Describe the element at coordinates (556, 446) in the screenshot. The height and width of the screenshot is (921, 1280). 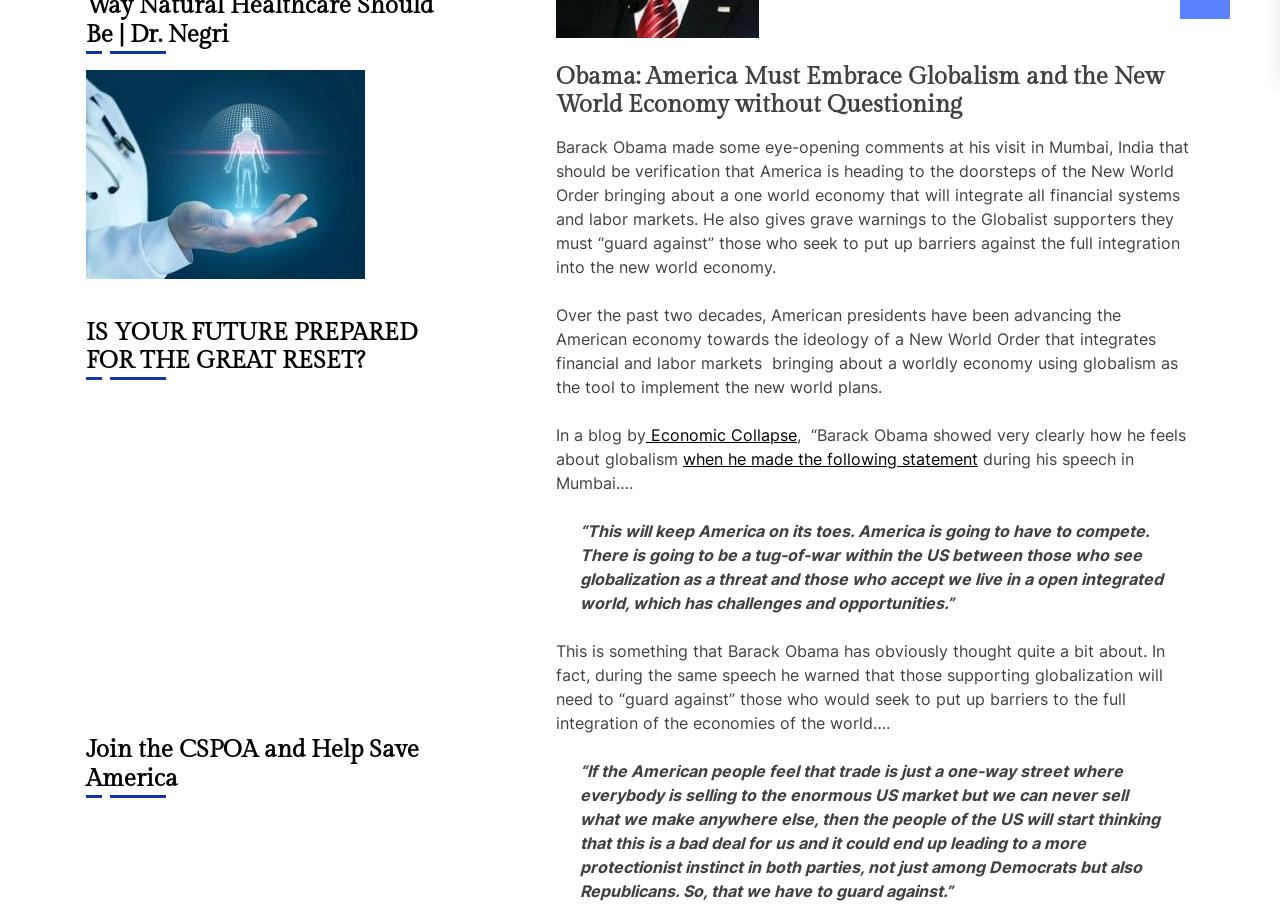
I see `',  “Barack Obama showed very clearly how he feels about globalism'` at that location.